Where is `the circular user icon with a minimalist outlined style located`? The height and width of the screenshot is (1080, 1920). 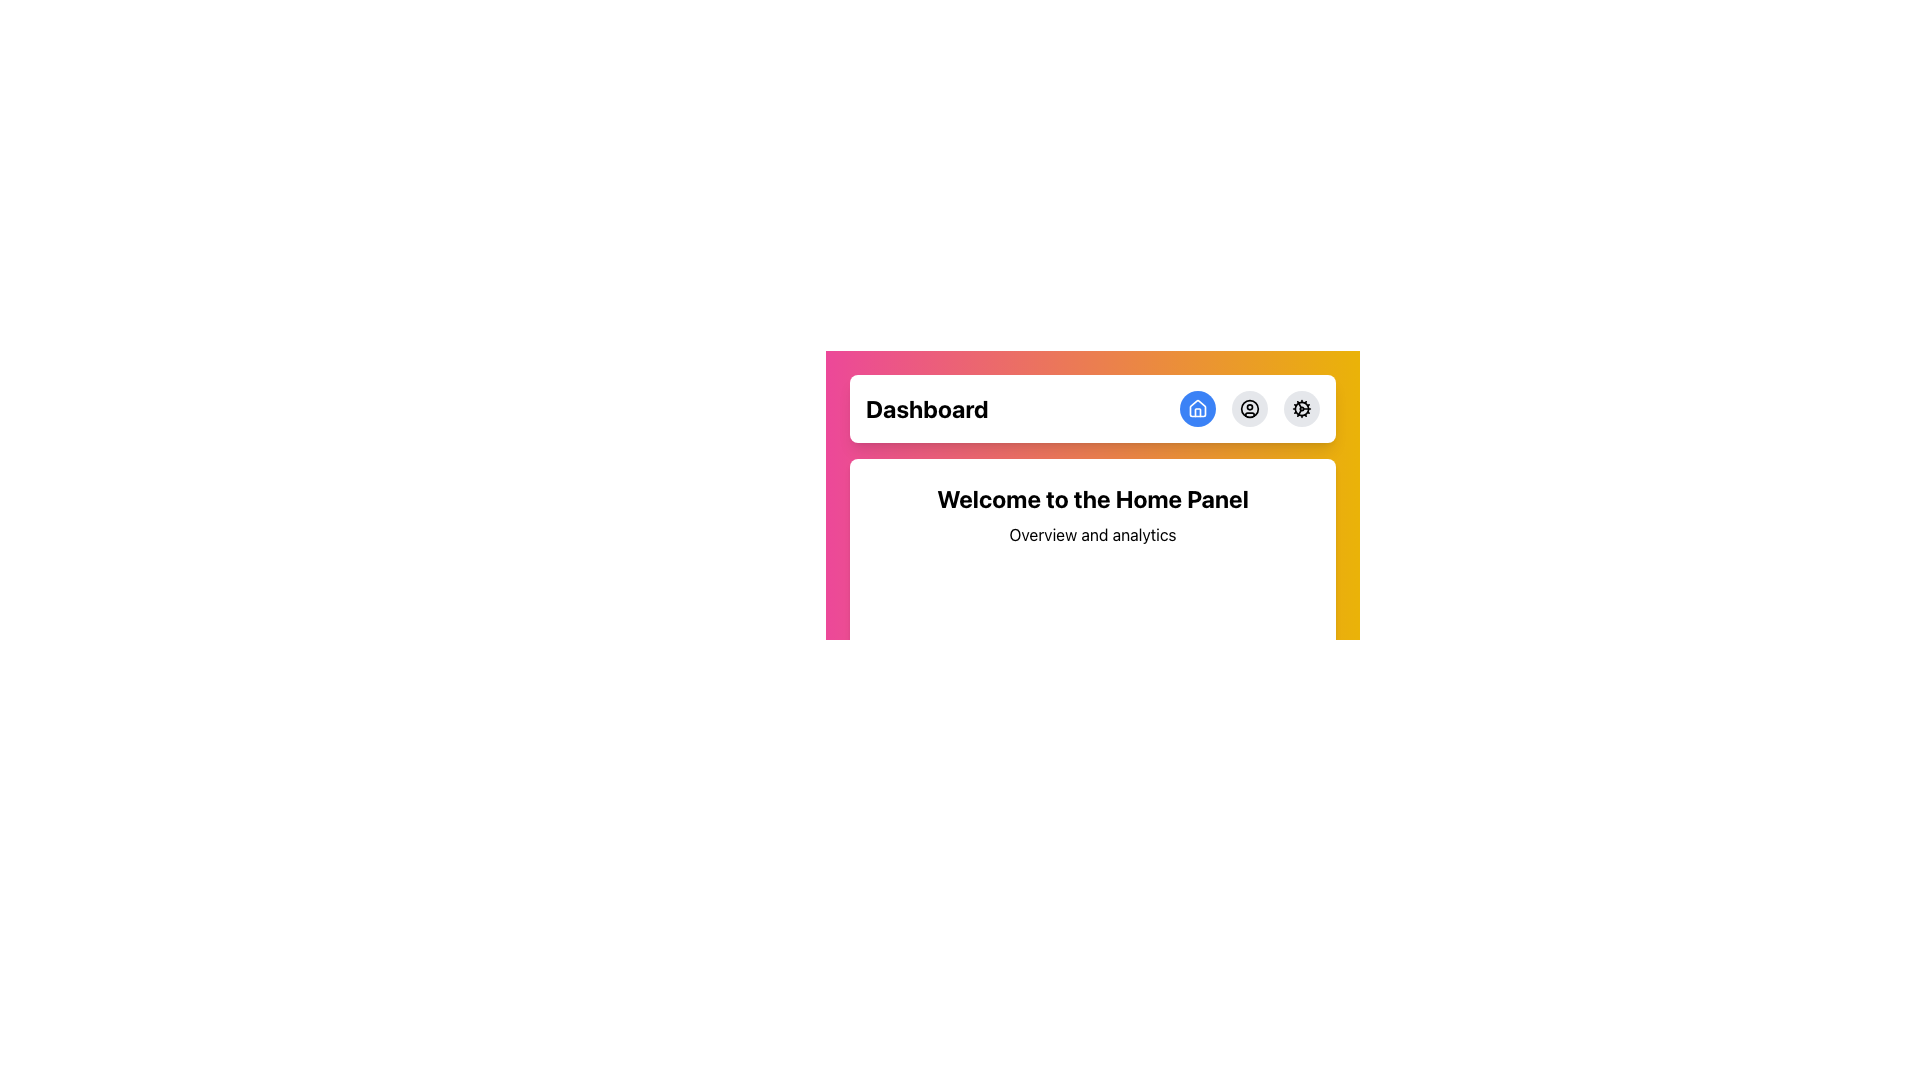 the circular user icon with a minimalist outlined style located is located at coordinates (1248, 407).